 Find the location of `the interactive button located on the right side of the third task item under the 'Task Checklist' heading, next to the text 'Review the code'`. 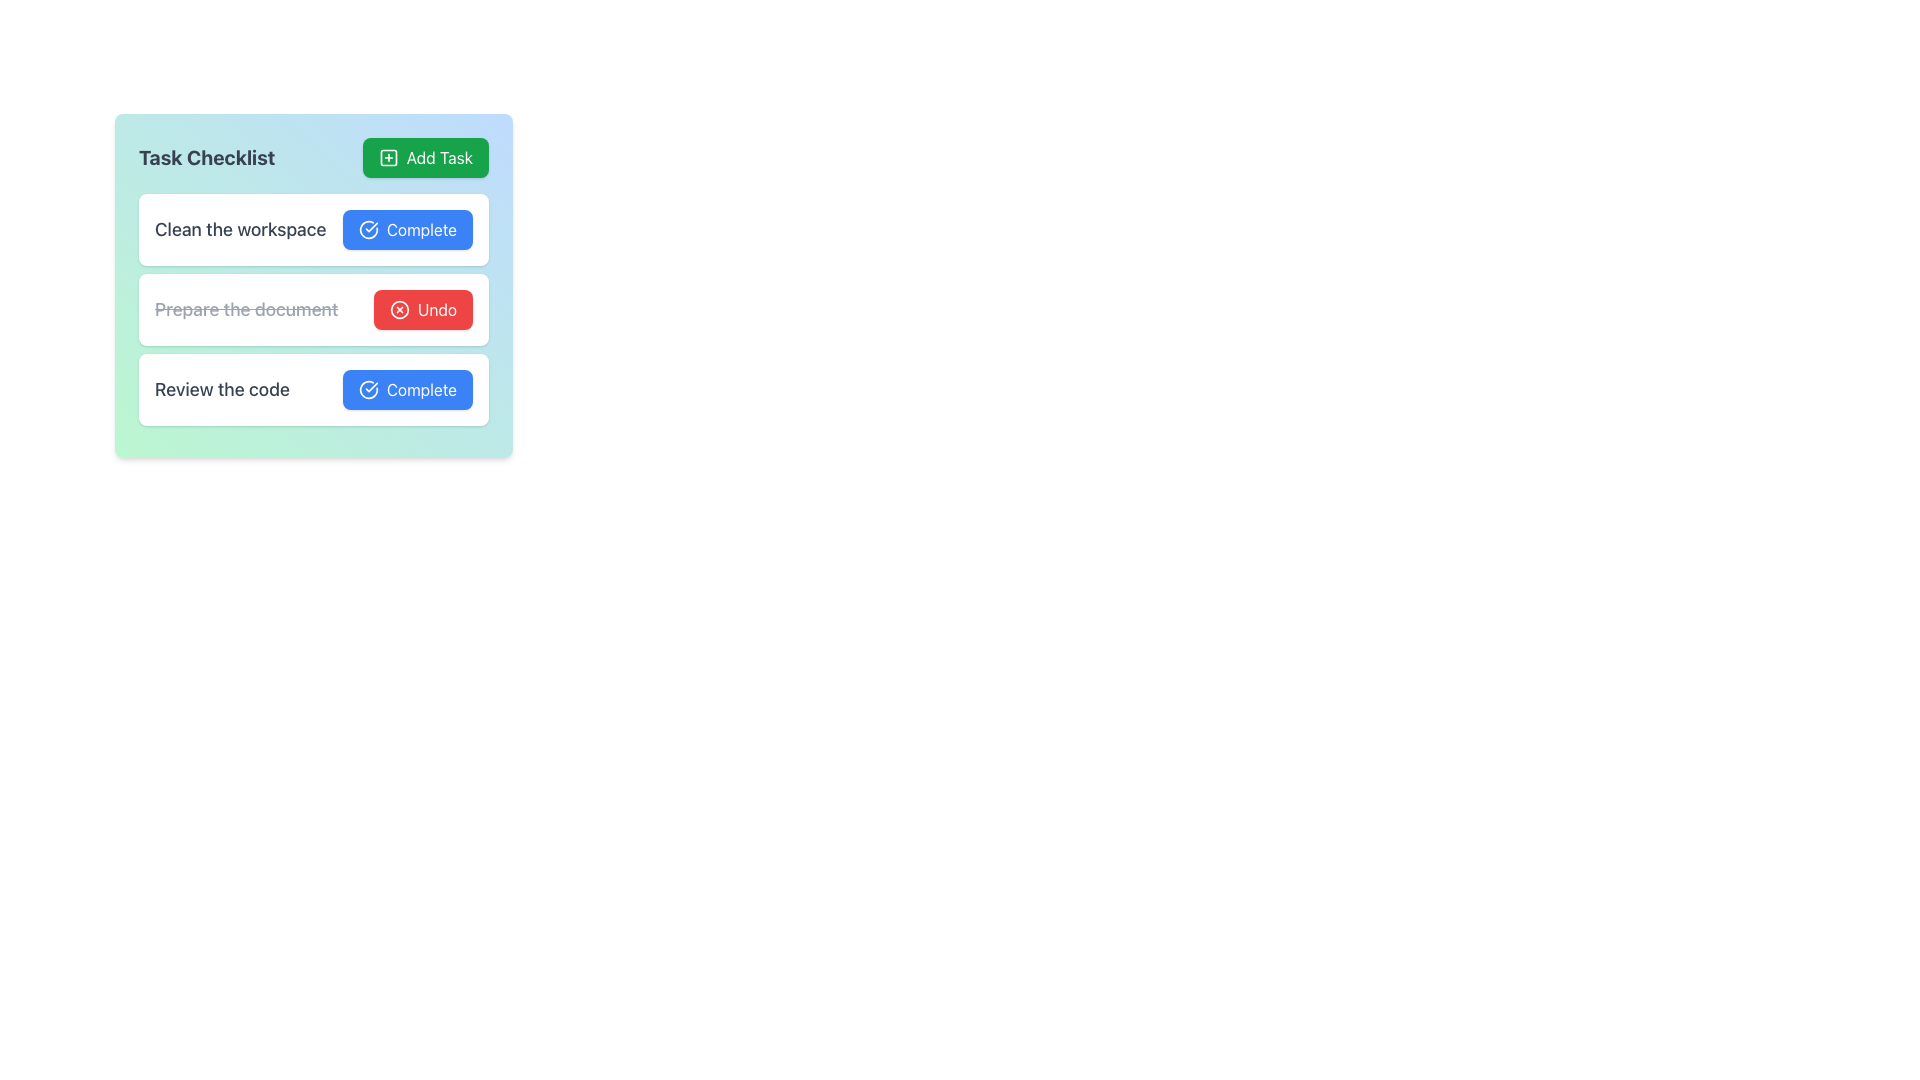

the interactive button located on the right side of the third task item under the 'Task Checklist' heading, next to the text 'Review the code' is located at coordinates (407, 389).